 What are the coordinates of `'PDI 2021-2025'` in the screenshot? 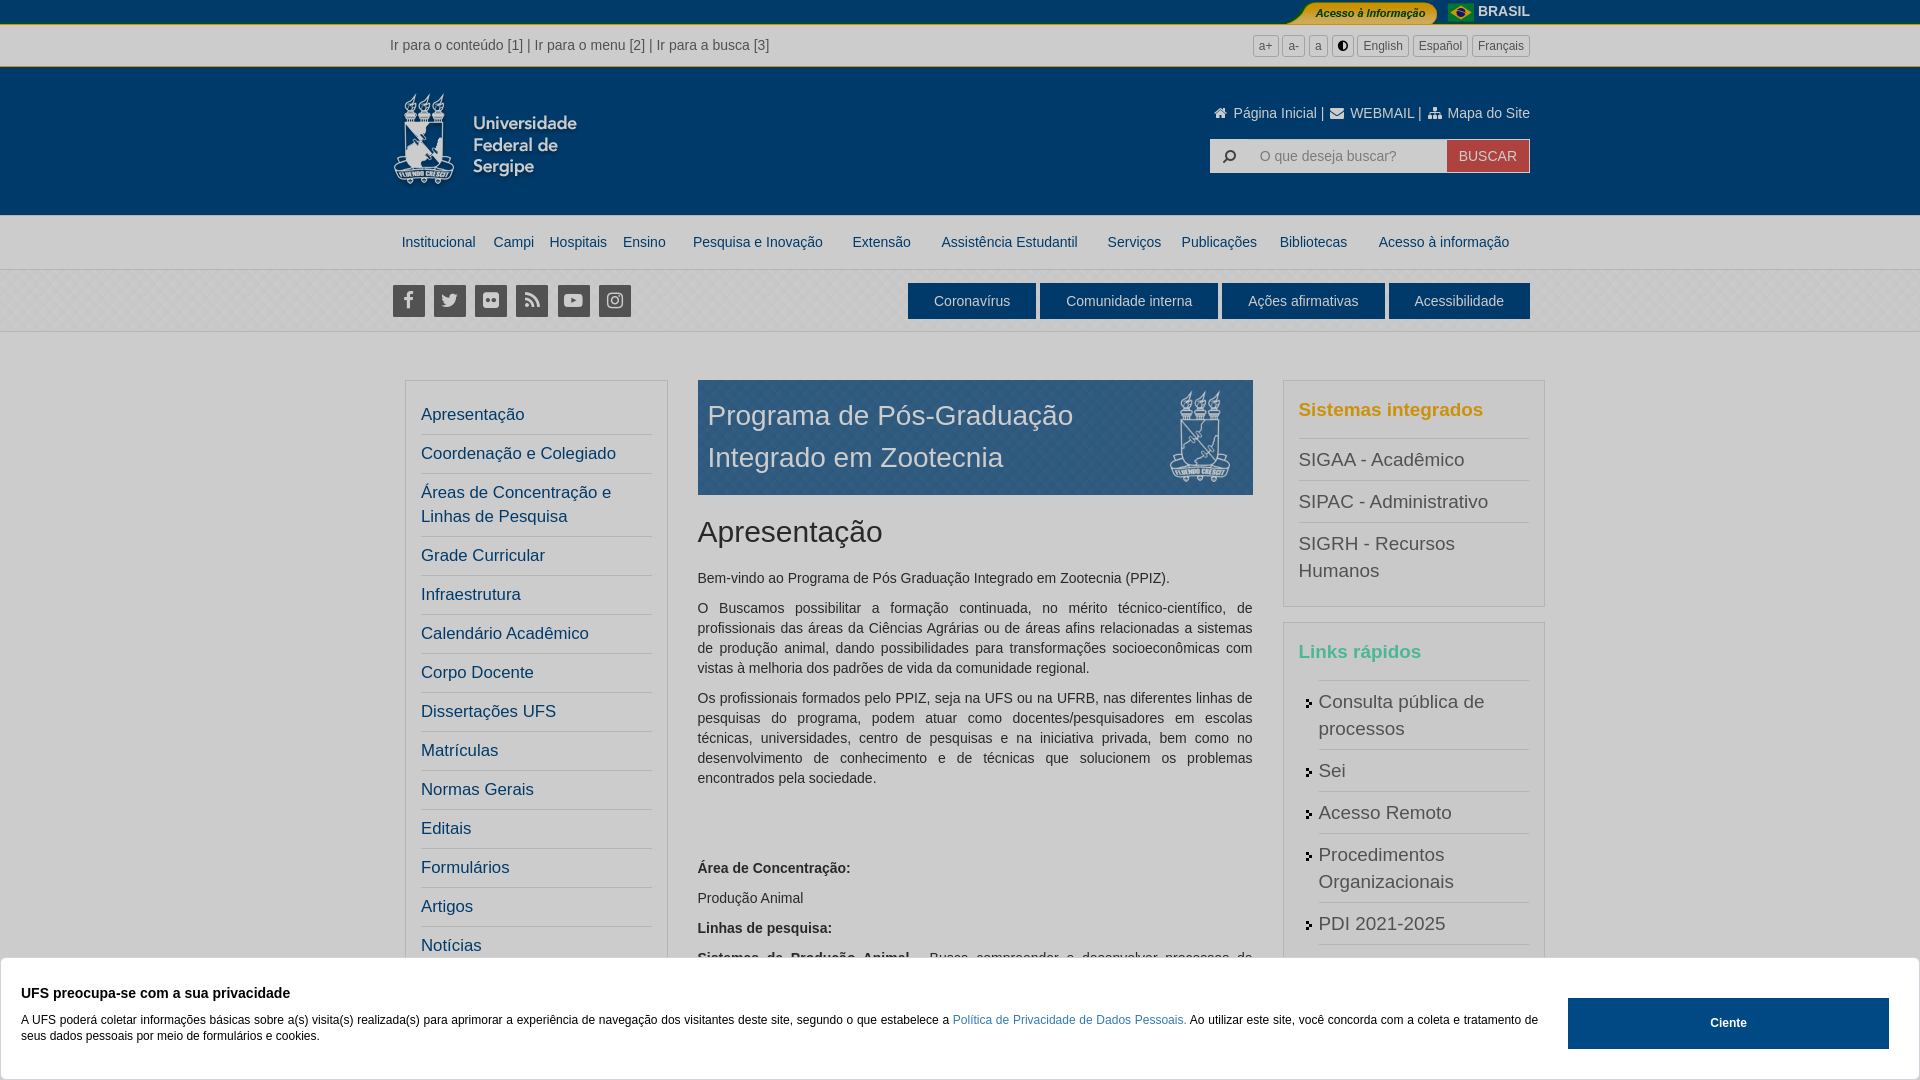 It's located at (1380, 923).